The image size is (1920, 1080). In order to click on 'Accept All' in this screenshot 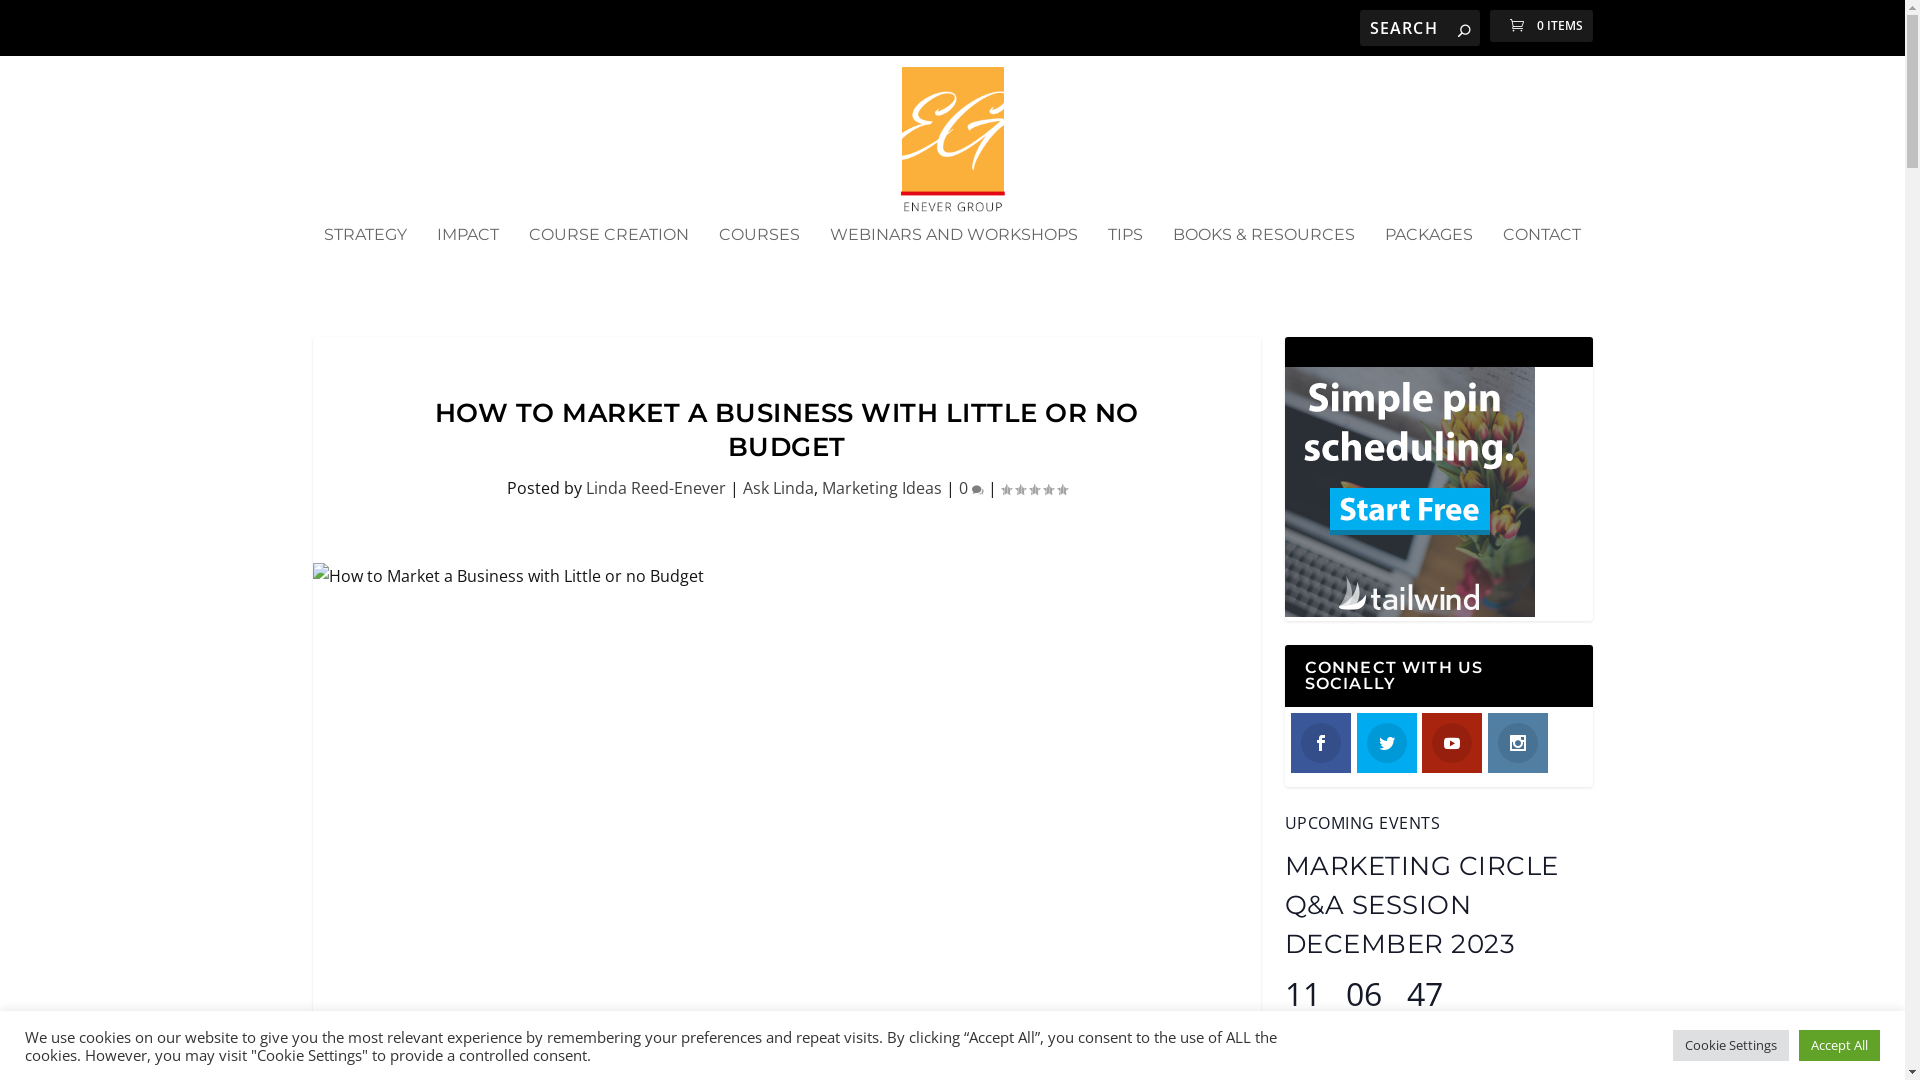, I will do `click(1839, 1044)`.